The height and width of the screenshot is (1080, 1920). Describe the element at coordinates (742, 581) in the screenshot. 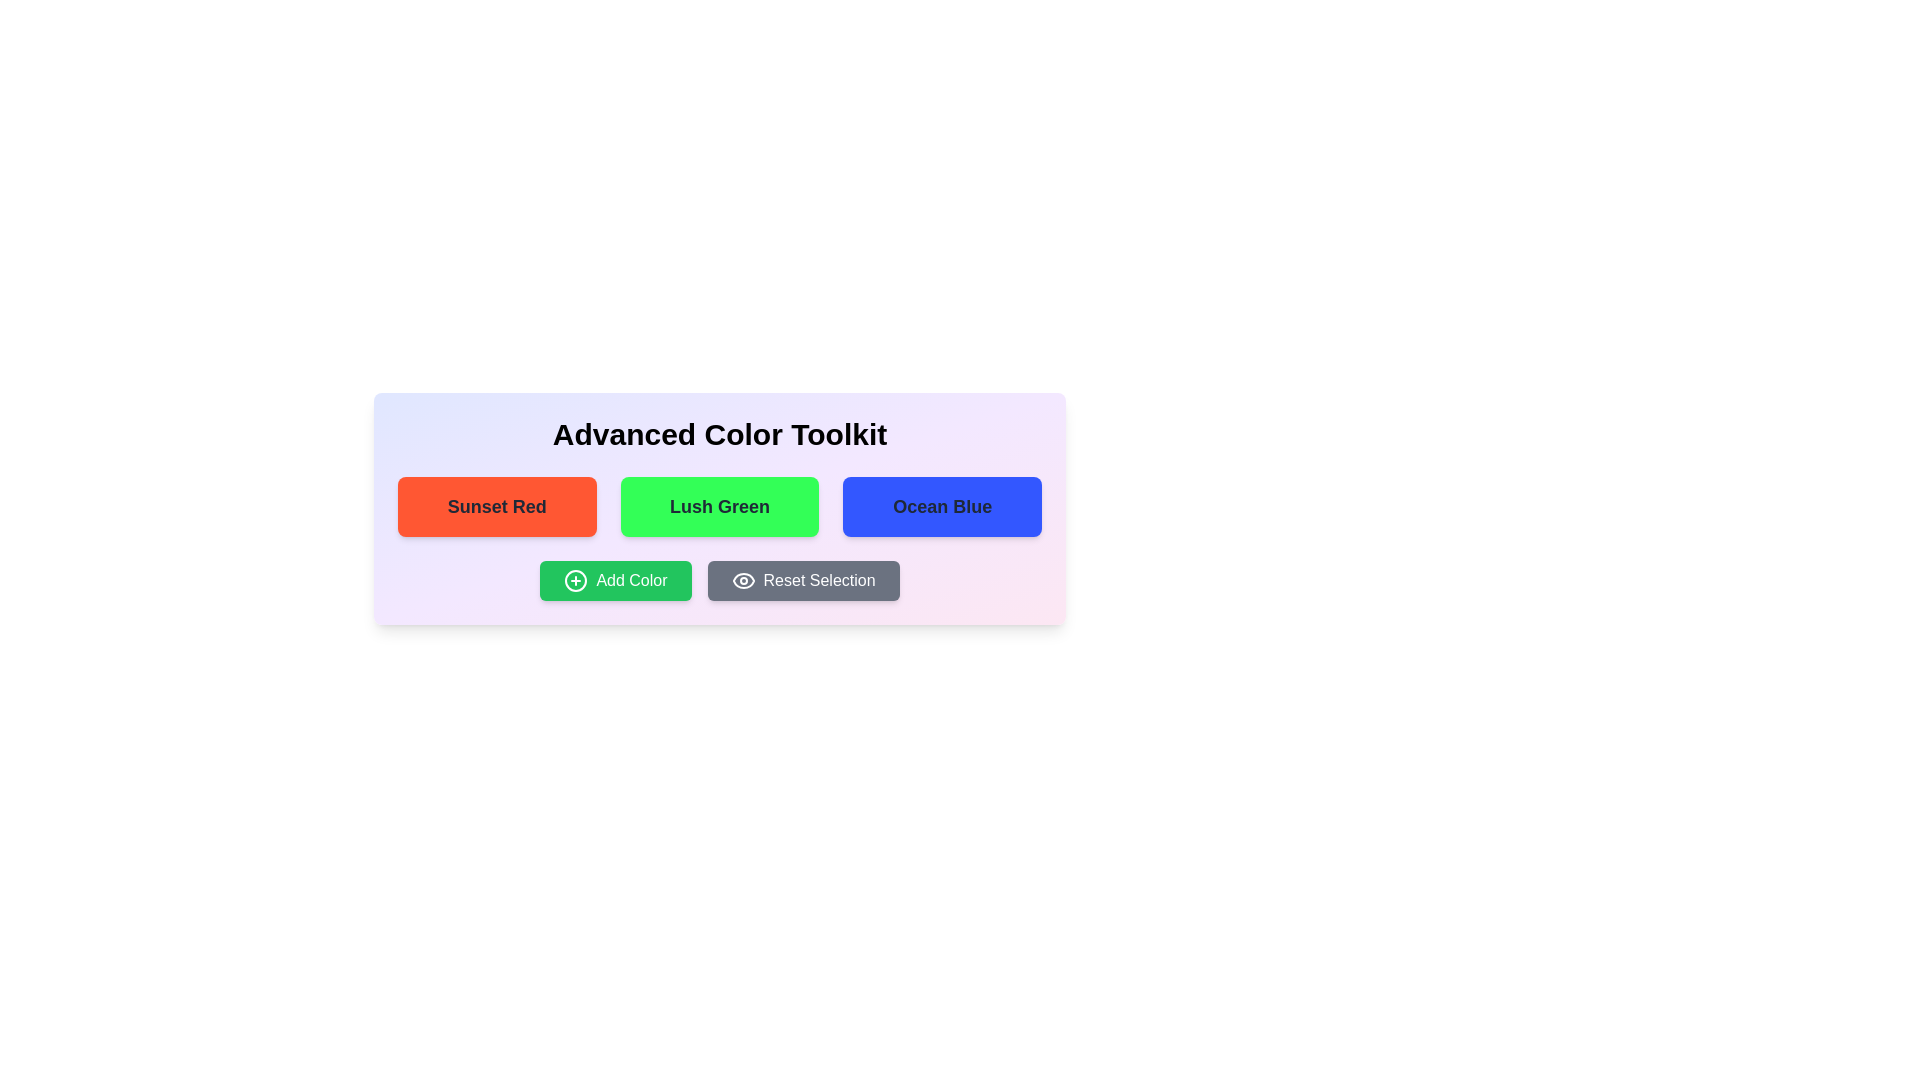

I see `the visibility toggle icon that is part of the 'Reset Selection' button, located to the left of the button text` at that location.